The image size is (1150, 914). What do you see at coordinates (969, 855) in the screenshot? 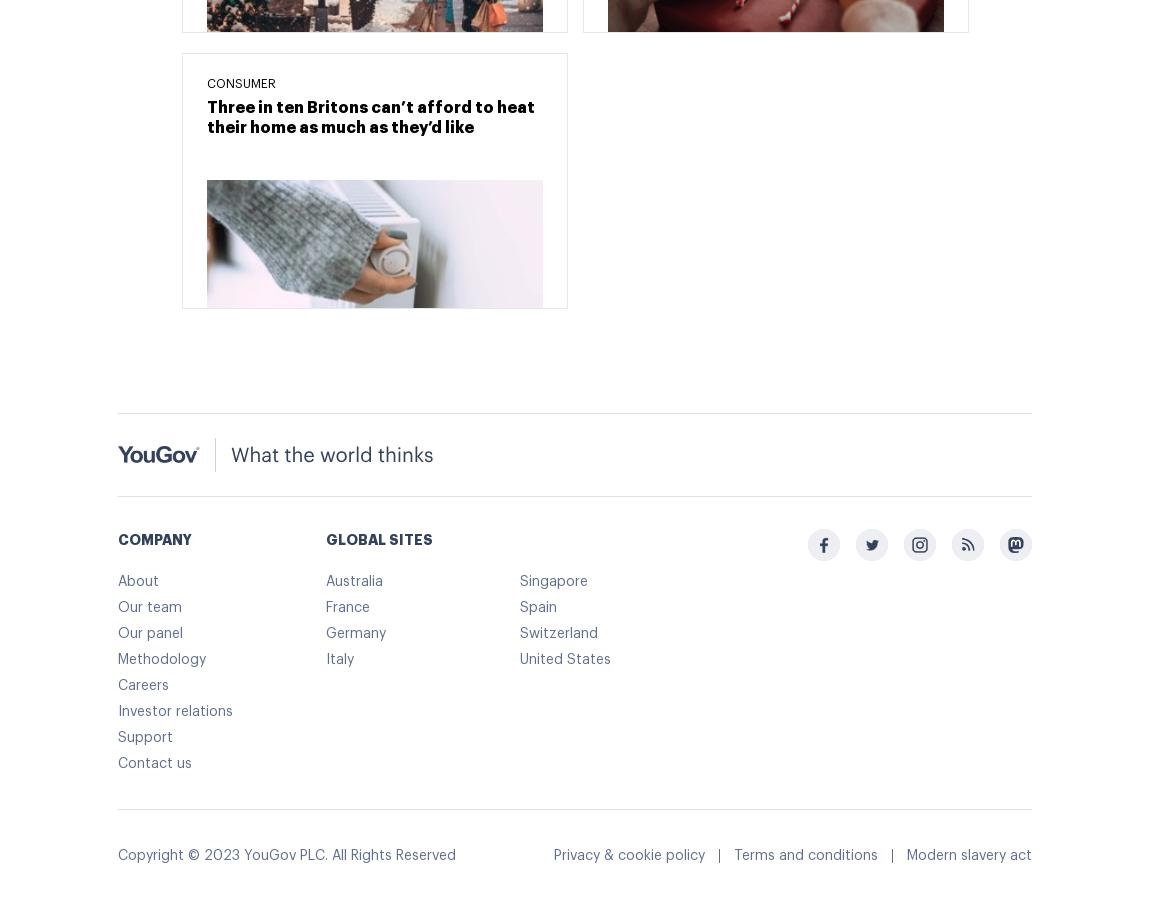
I see `'Modern slavery act'` at bounding box center [969, 855].